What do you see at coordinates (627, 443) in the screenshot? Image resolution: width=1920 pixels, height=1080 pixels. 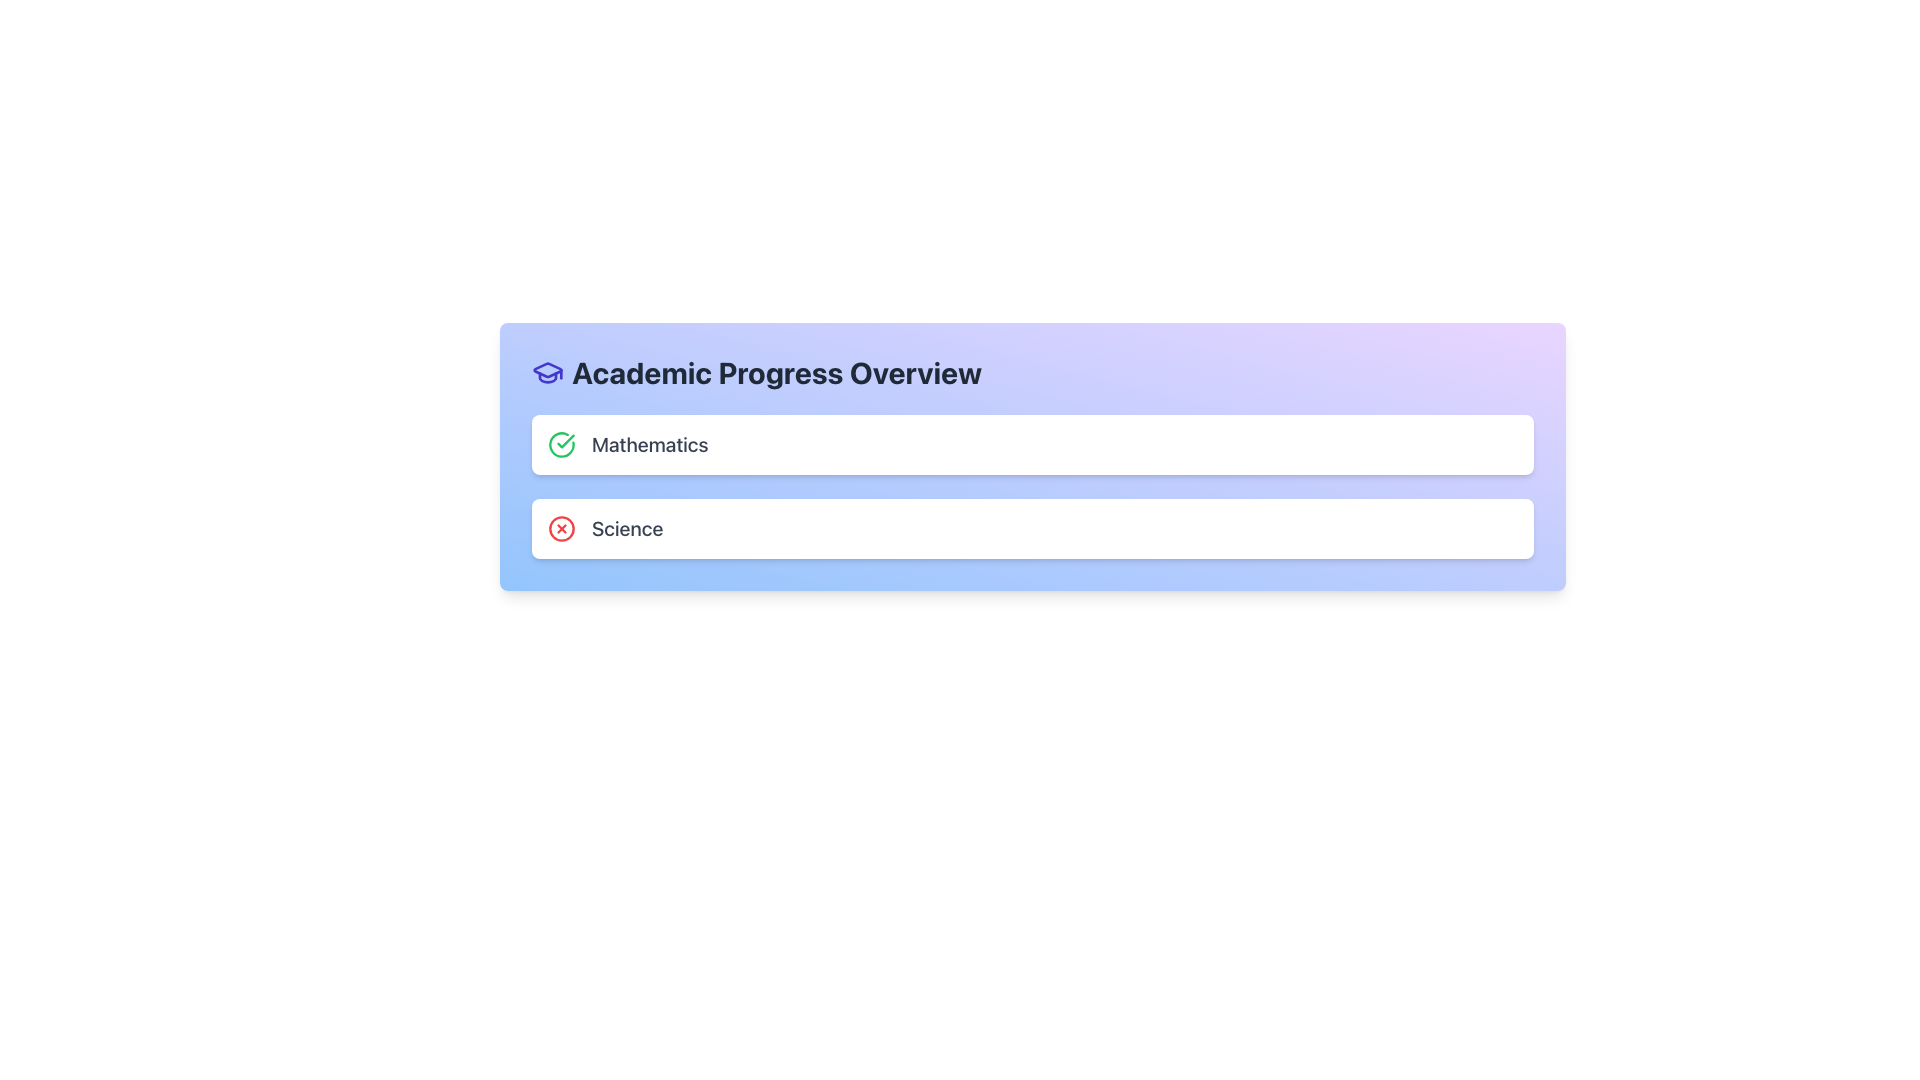 I see `the inline text representation for 'Mathematics' with a green checkmark` at bounding box center [627, 443].